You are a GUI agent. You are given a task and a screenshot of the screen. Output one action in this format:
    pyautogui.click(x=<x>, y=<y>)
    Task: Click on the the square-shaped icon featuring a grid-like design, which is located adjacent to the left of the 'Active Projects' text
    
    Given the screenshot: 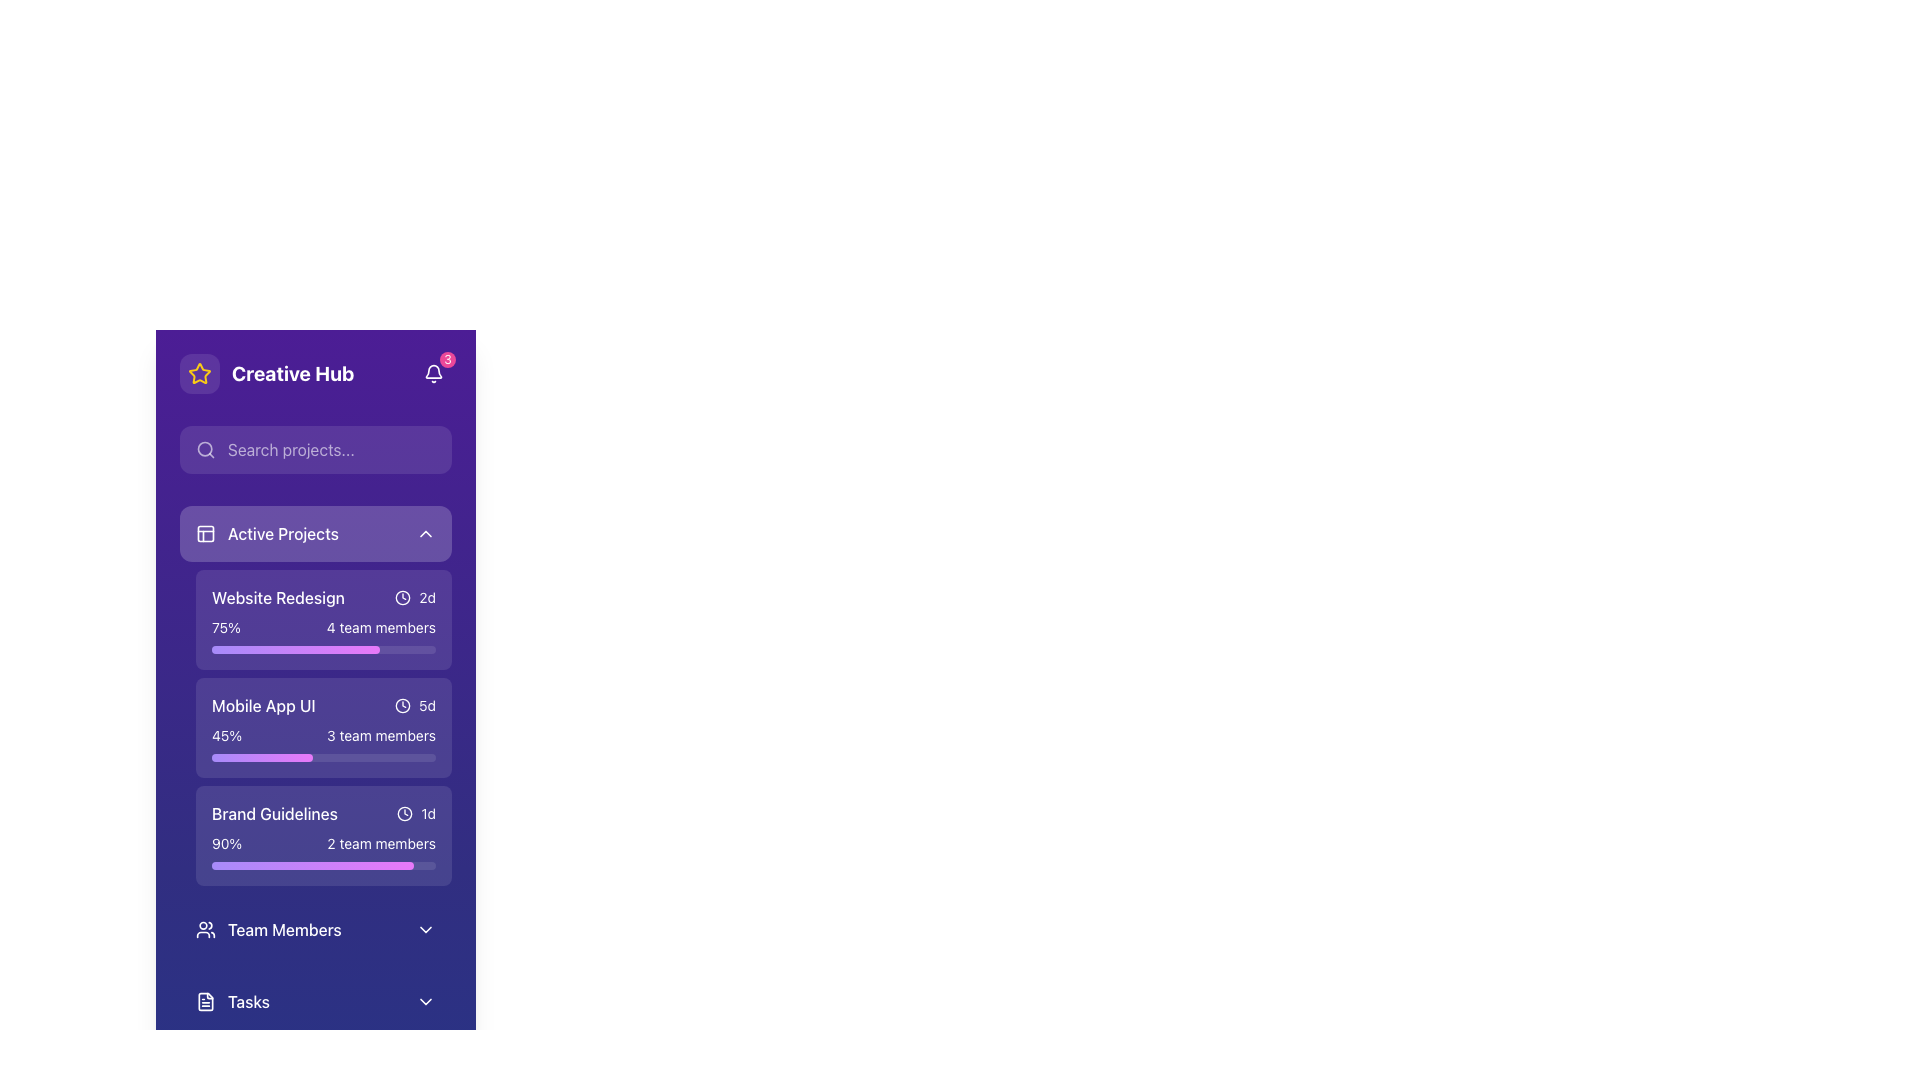 What is the action you would take?
    pyautogui.click(x=206, y=532)
    